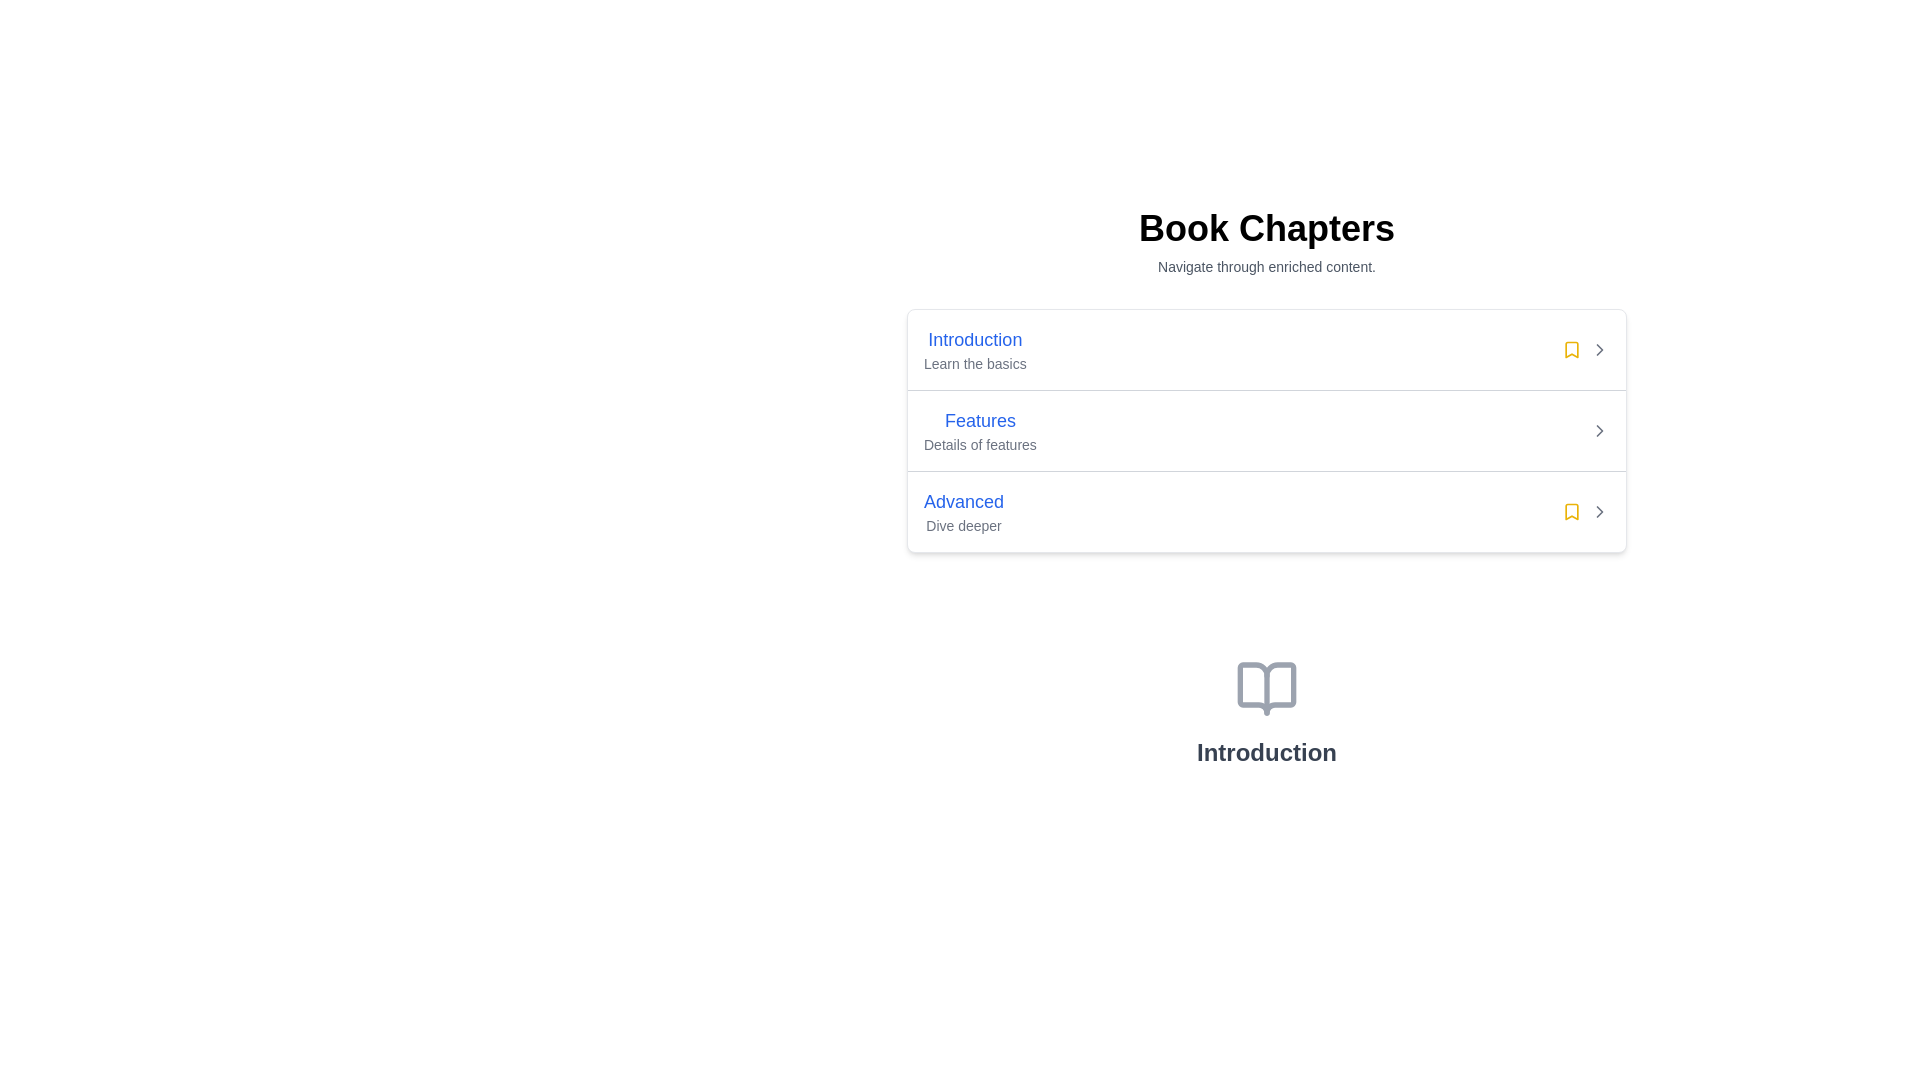 The width and height of the screenshot is (1920, 1080). I want to click on the navigation control icon located on the far right of the 'Features' row in the 'Book Chapters' list, so click(1598, 430).